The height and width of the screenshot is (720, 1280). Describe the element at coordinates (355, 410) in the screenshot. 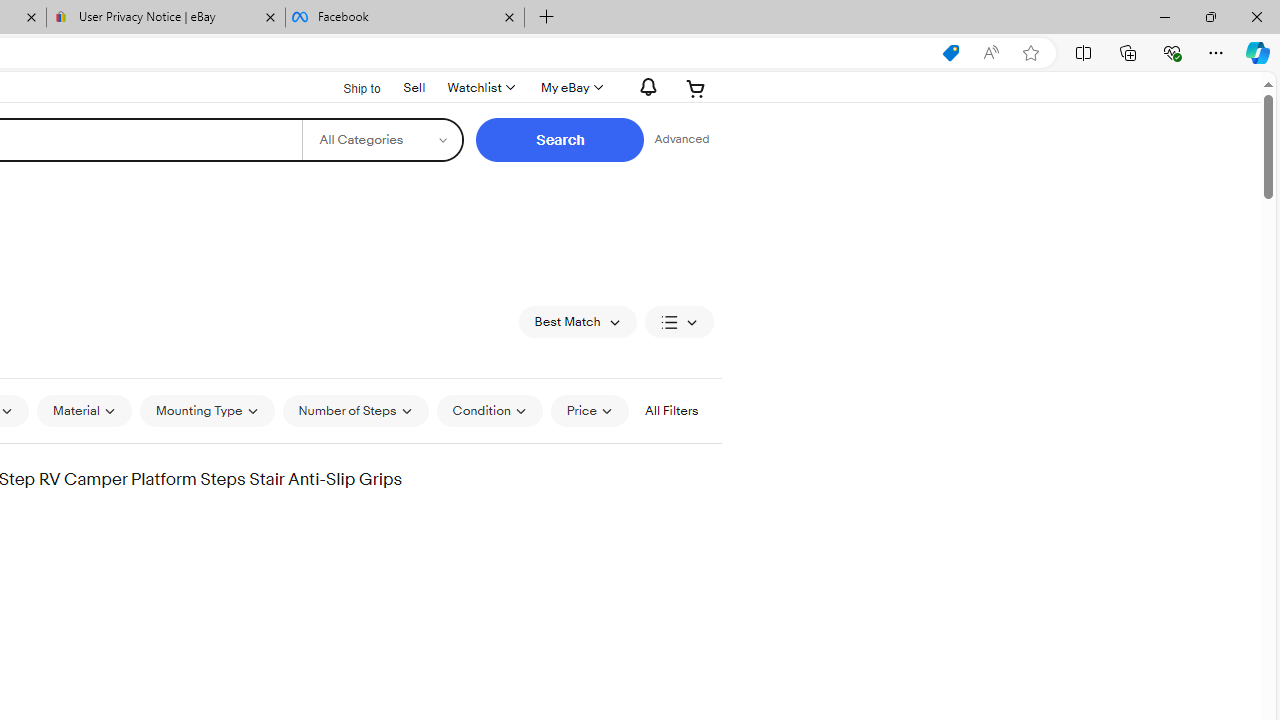

I see `'Number of Steps'` at that location.